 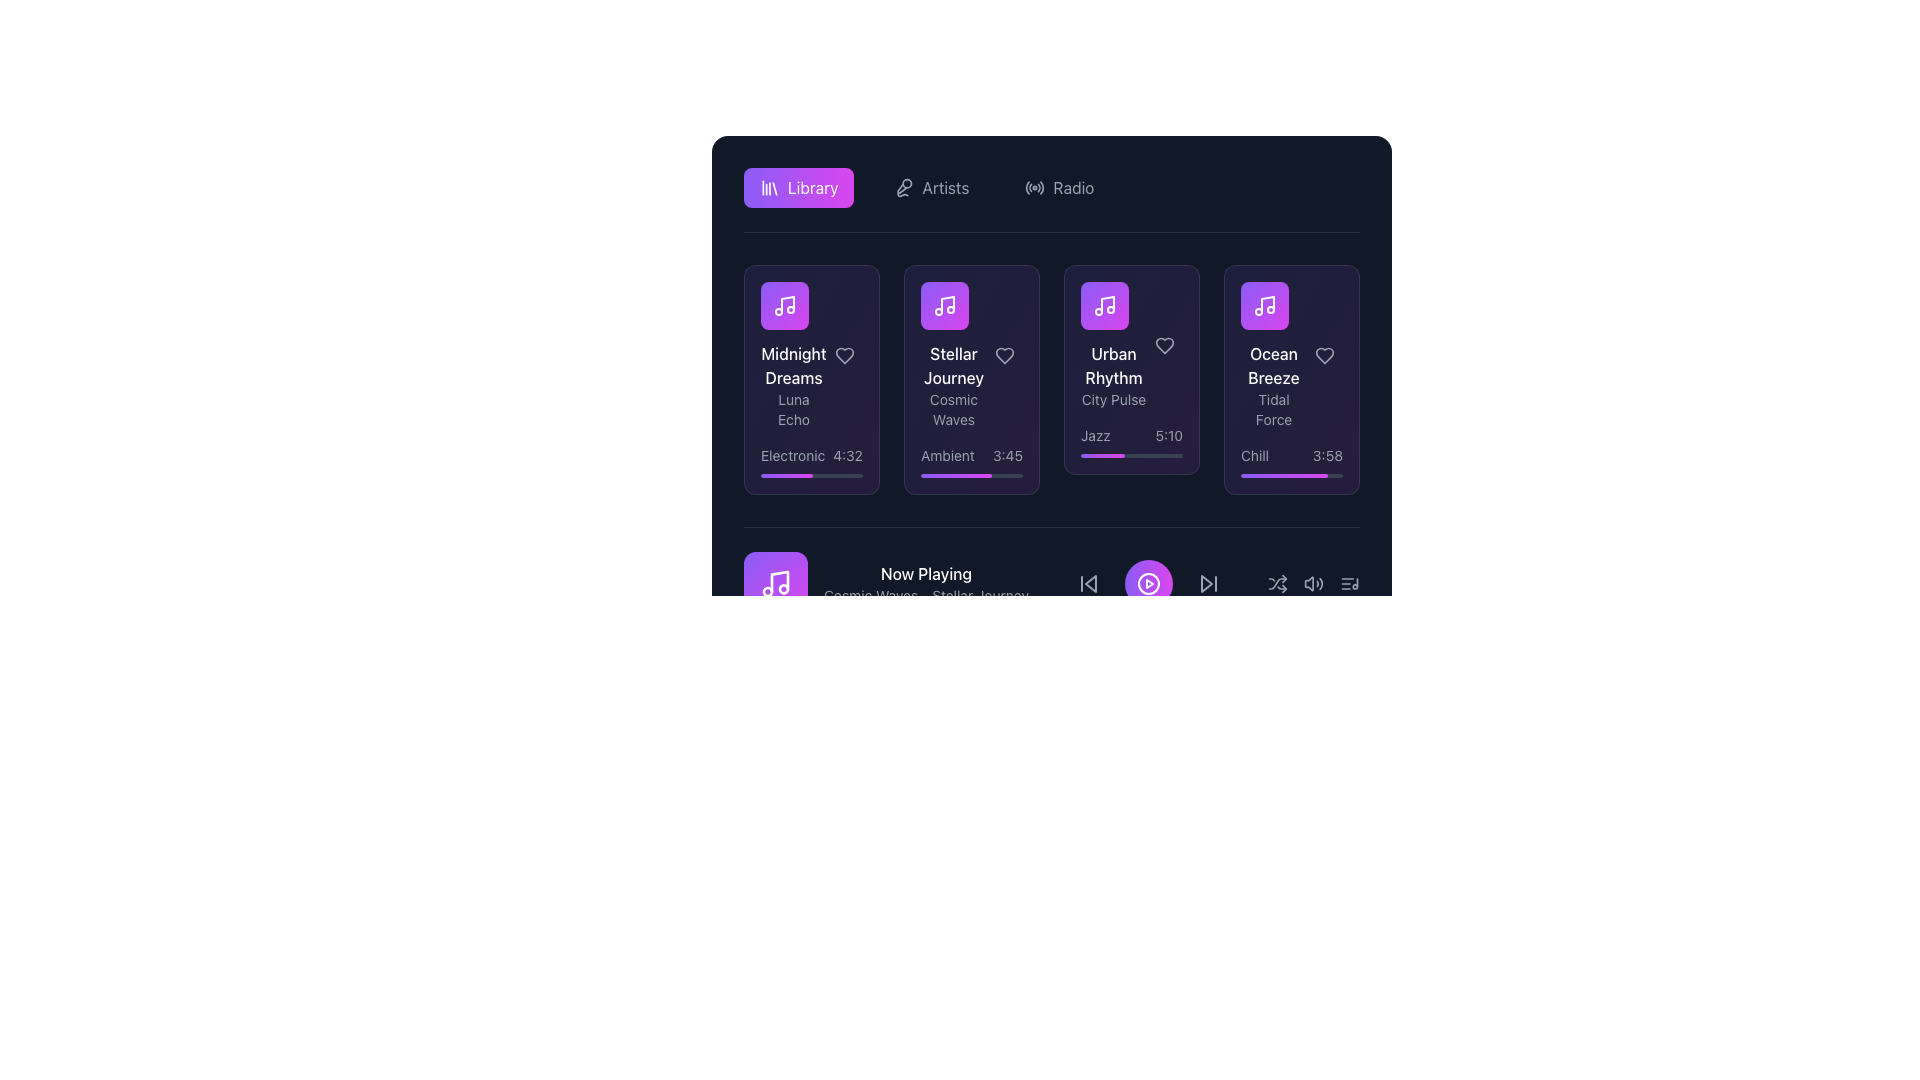 I want to click on the text label titled 'Stellar Journey', which is positioned below an icon and above the text element 'Cosmic Waves', so click(x=953, y=366).